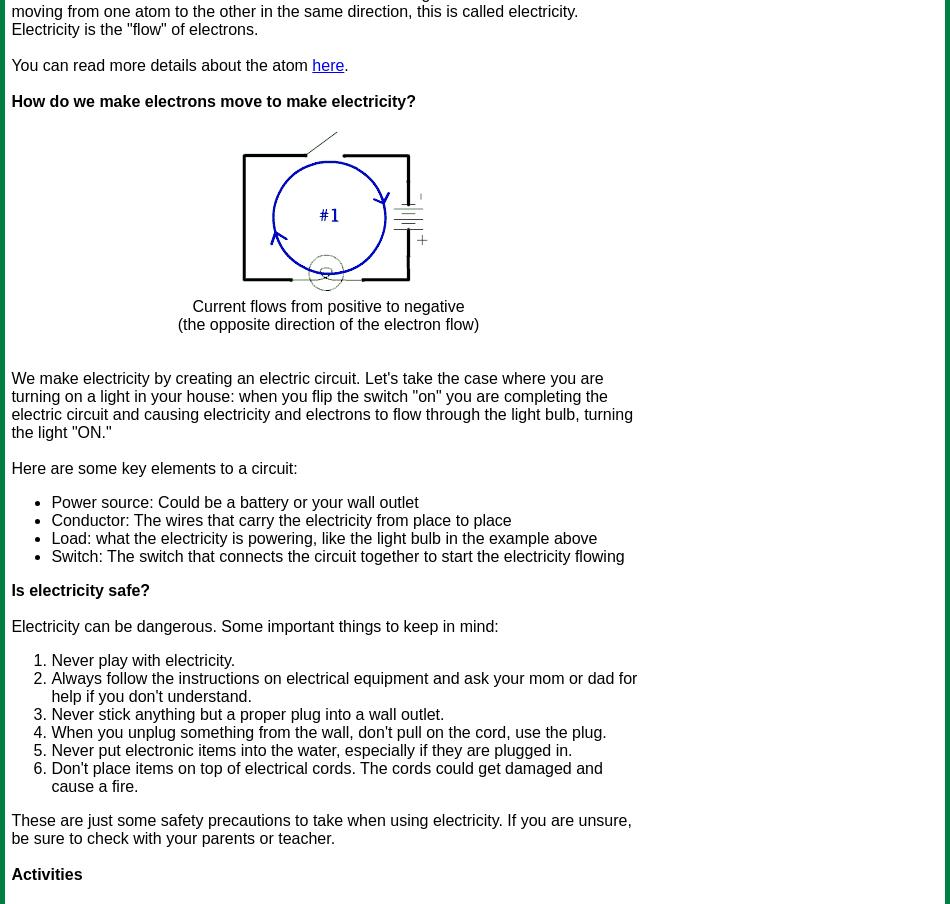 The image size is (950, 904). Describe the element at coordinates (142, 660) in the screenshot. I see `'Never play with electricity.'` at that location.